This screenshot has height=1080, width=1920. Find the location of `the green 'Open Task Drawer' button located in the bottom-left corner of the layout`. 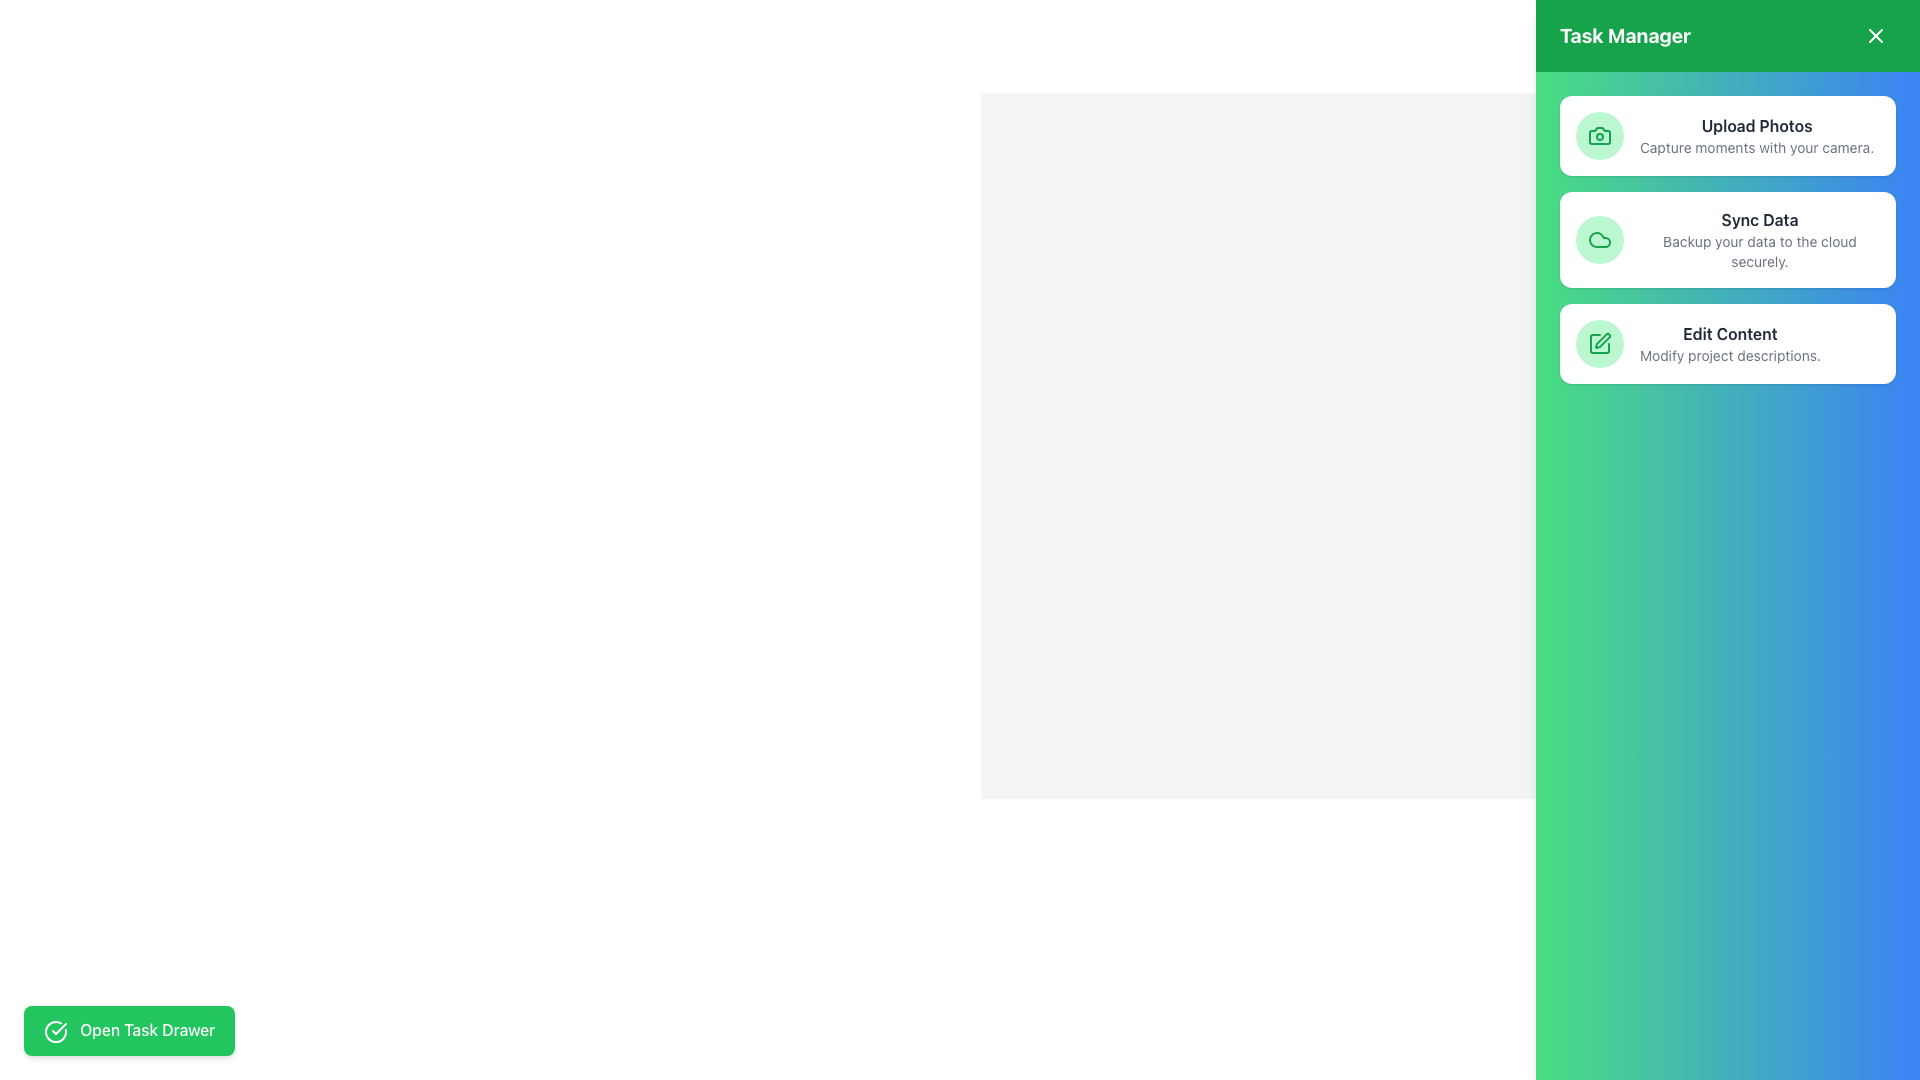

the green 'Open Task Drawer' button located in the bottom-left corner of the layout is located at coordinates (128, 1031).